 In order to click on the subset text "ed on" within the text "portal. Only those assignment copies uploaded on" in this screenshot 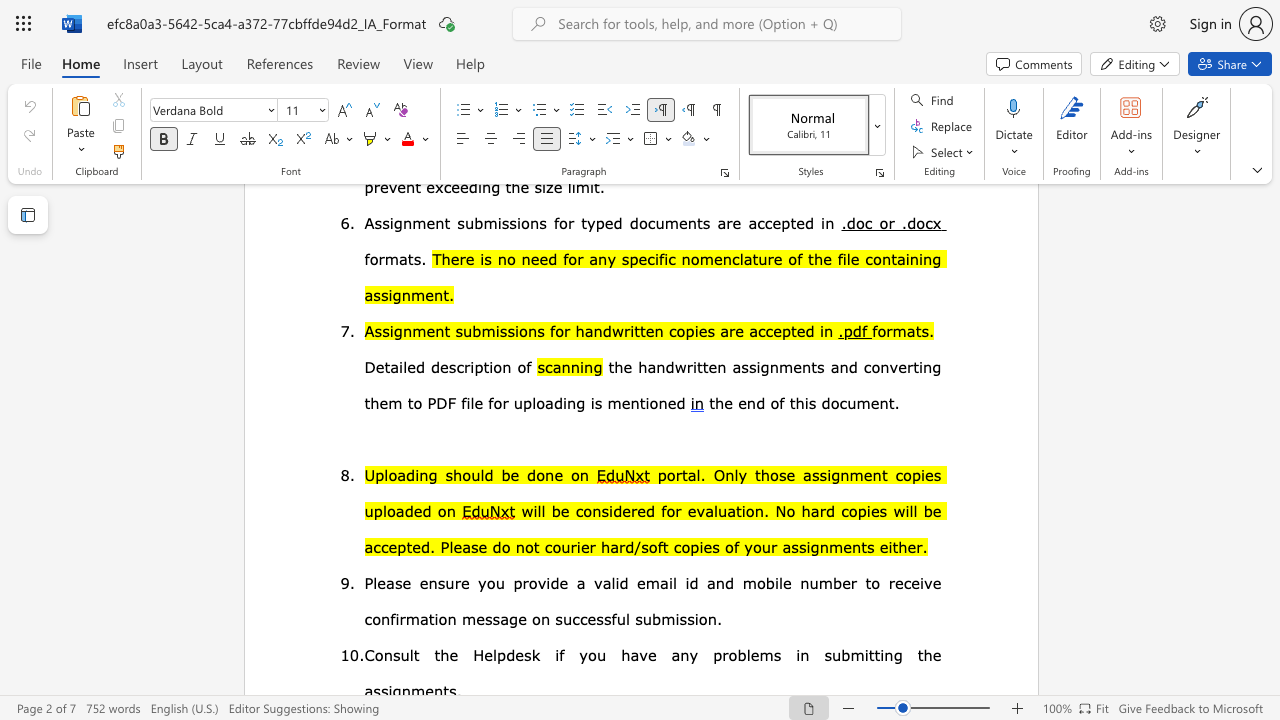, I will do `click(412, 509)`.